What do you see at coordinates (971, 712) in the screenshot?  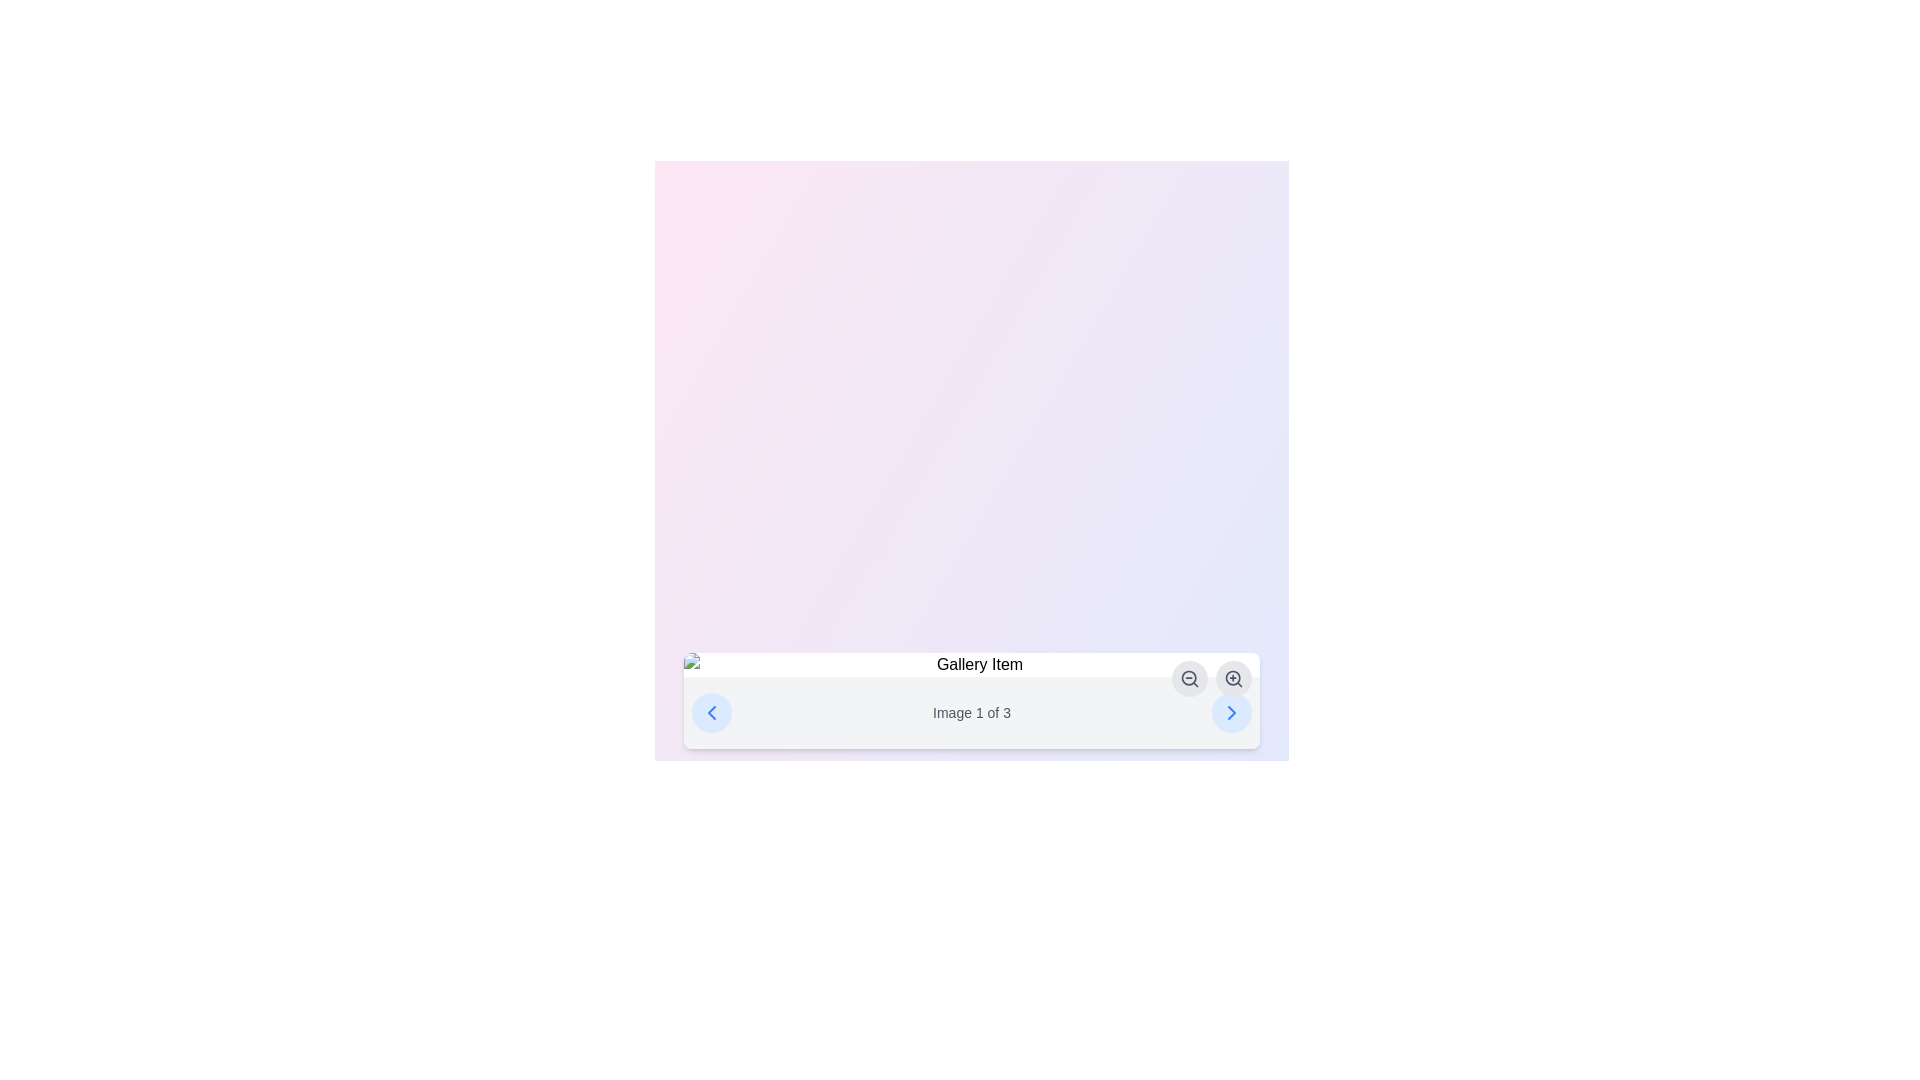 I see `text from the Text element that indicates the current position within a gallery or carousel, located at the bottom section of the interface, centered between the navigational arrows` at bounding box center [971, 712].